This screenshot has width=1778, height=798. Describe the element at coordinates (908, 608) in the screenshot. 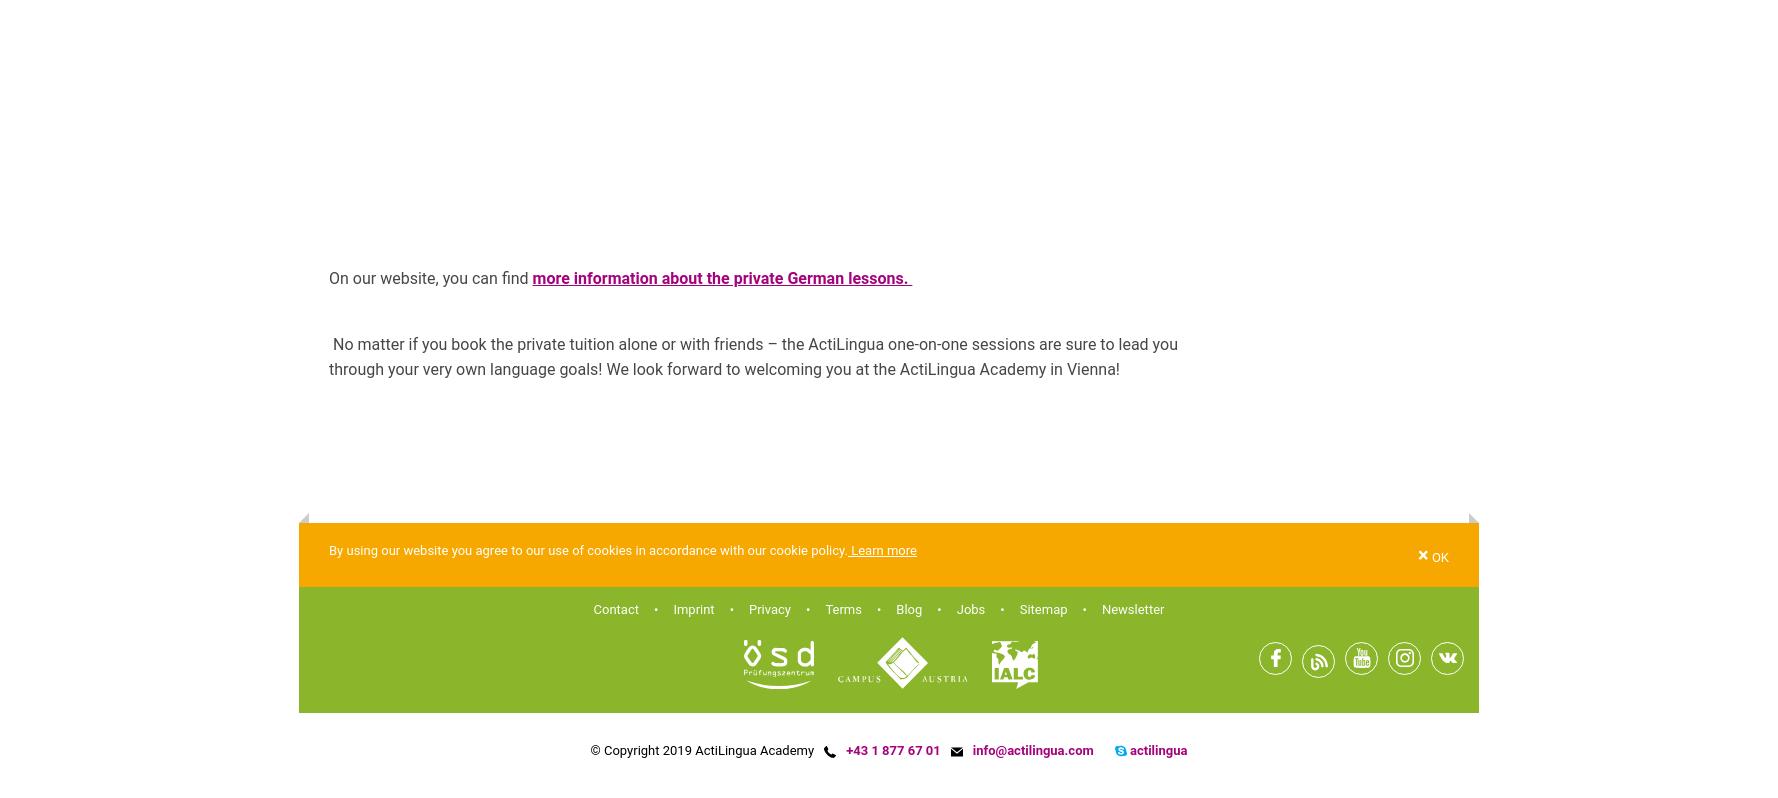

I see `'Blog'` at that location.